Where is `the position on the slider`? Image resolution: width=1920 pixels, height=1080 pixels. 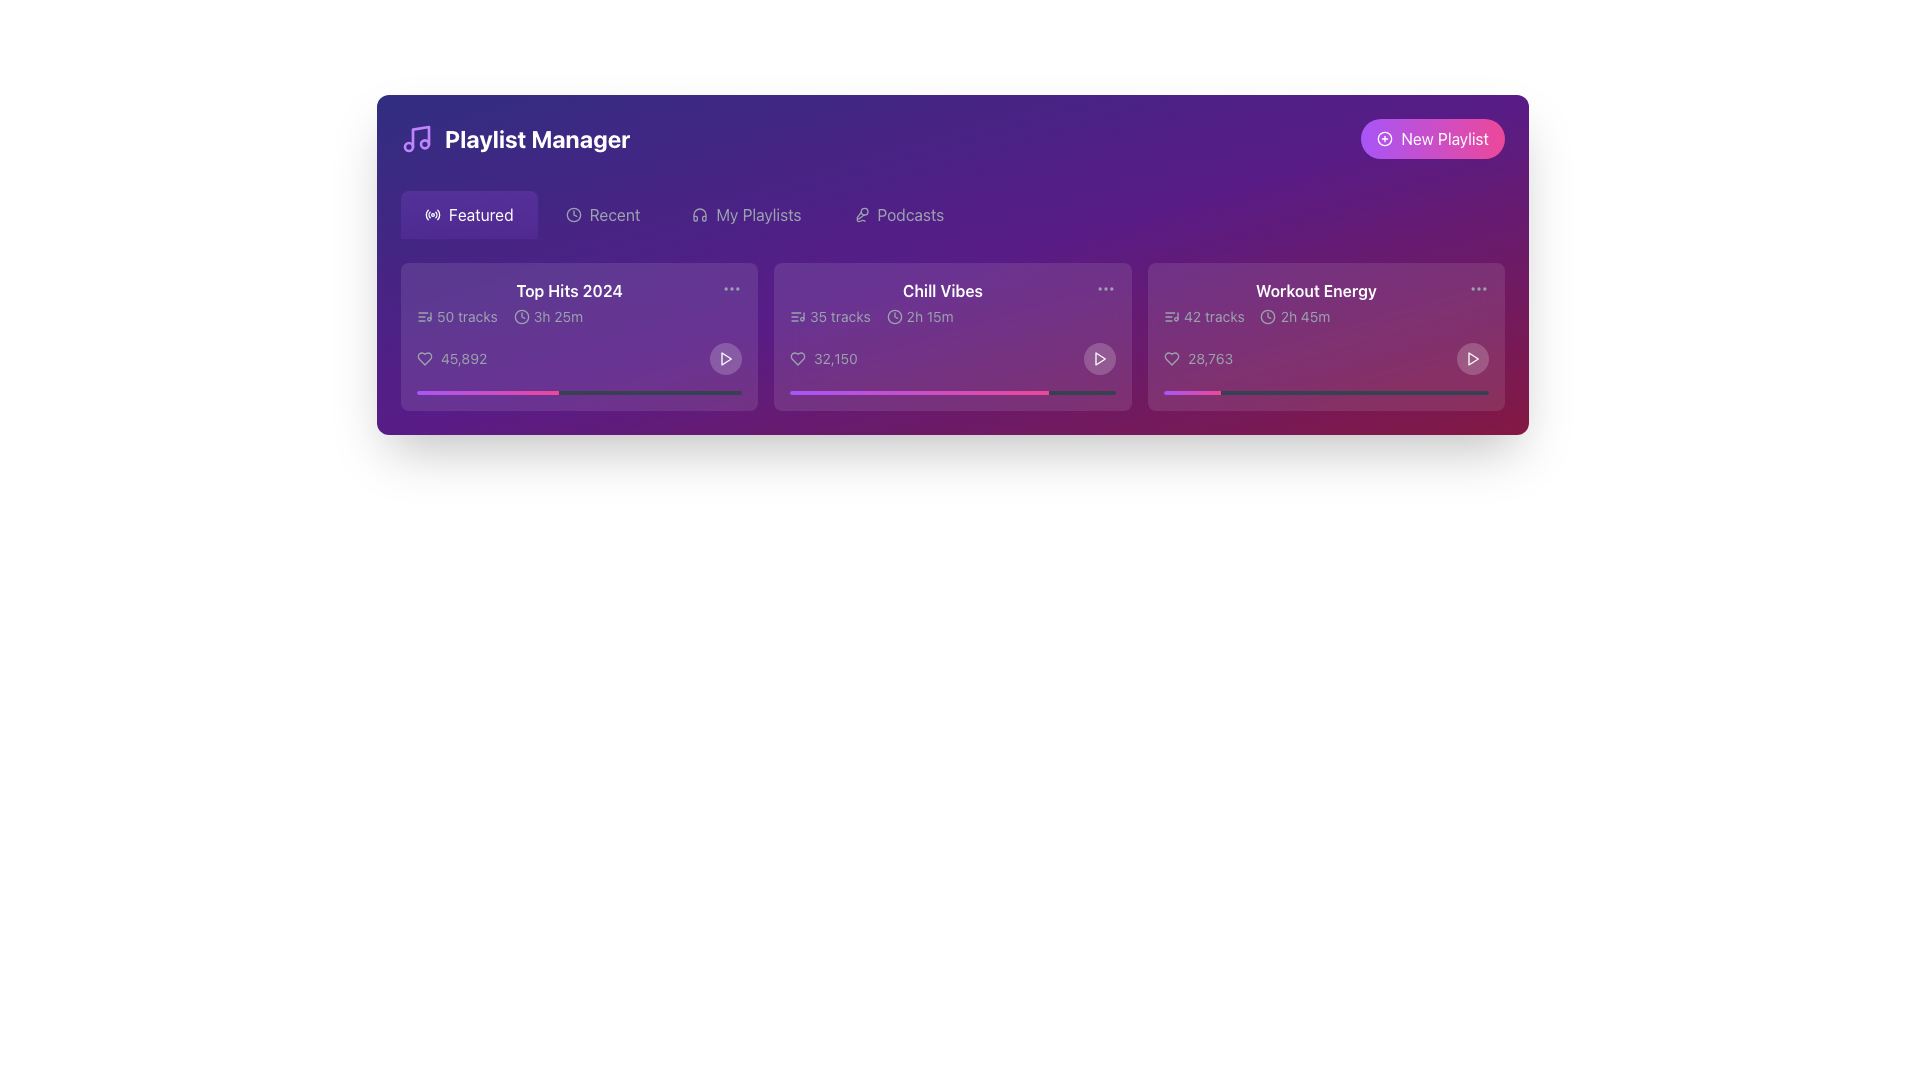
the position on the slider is located at coordinates (910, 393).